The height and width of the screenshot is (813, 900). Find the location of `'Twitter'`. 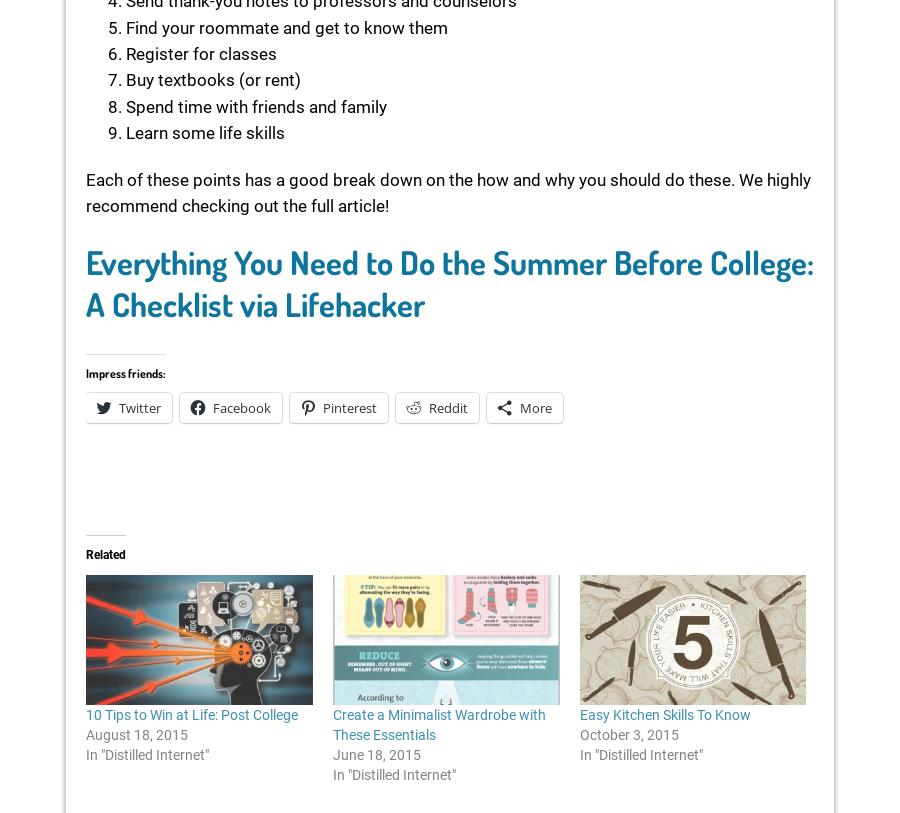

'Twitter' is located at coordinates (140, 406).